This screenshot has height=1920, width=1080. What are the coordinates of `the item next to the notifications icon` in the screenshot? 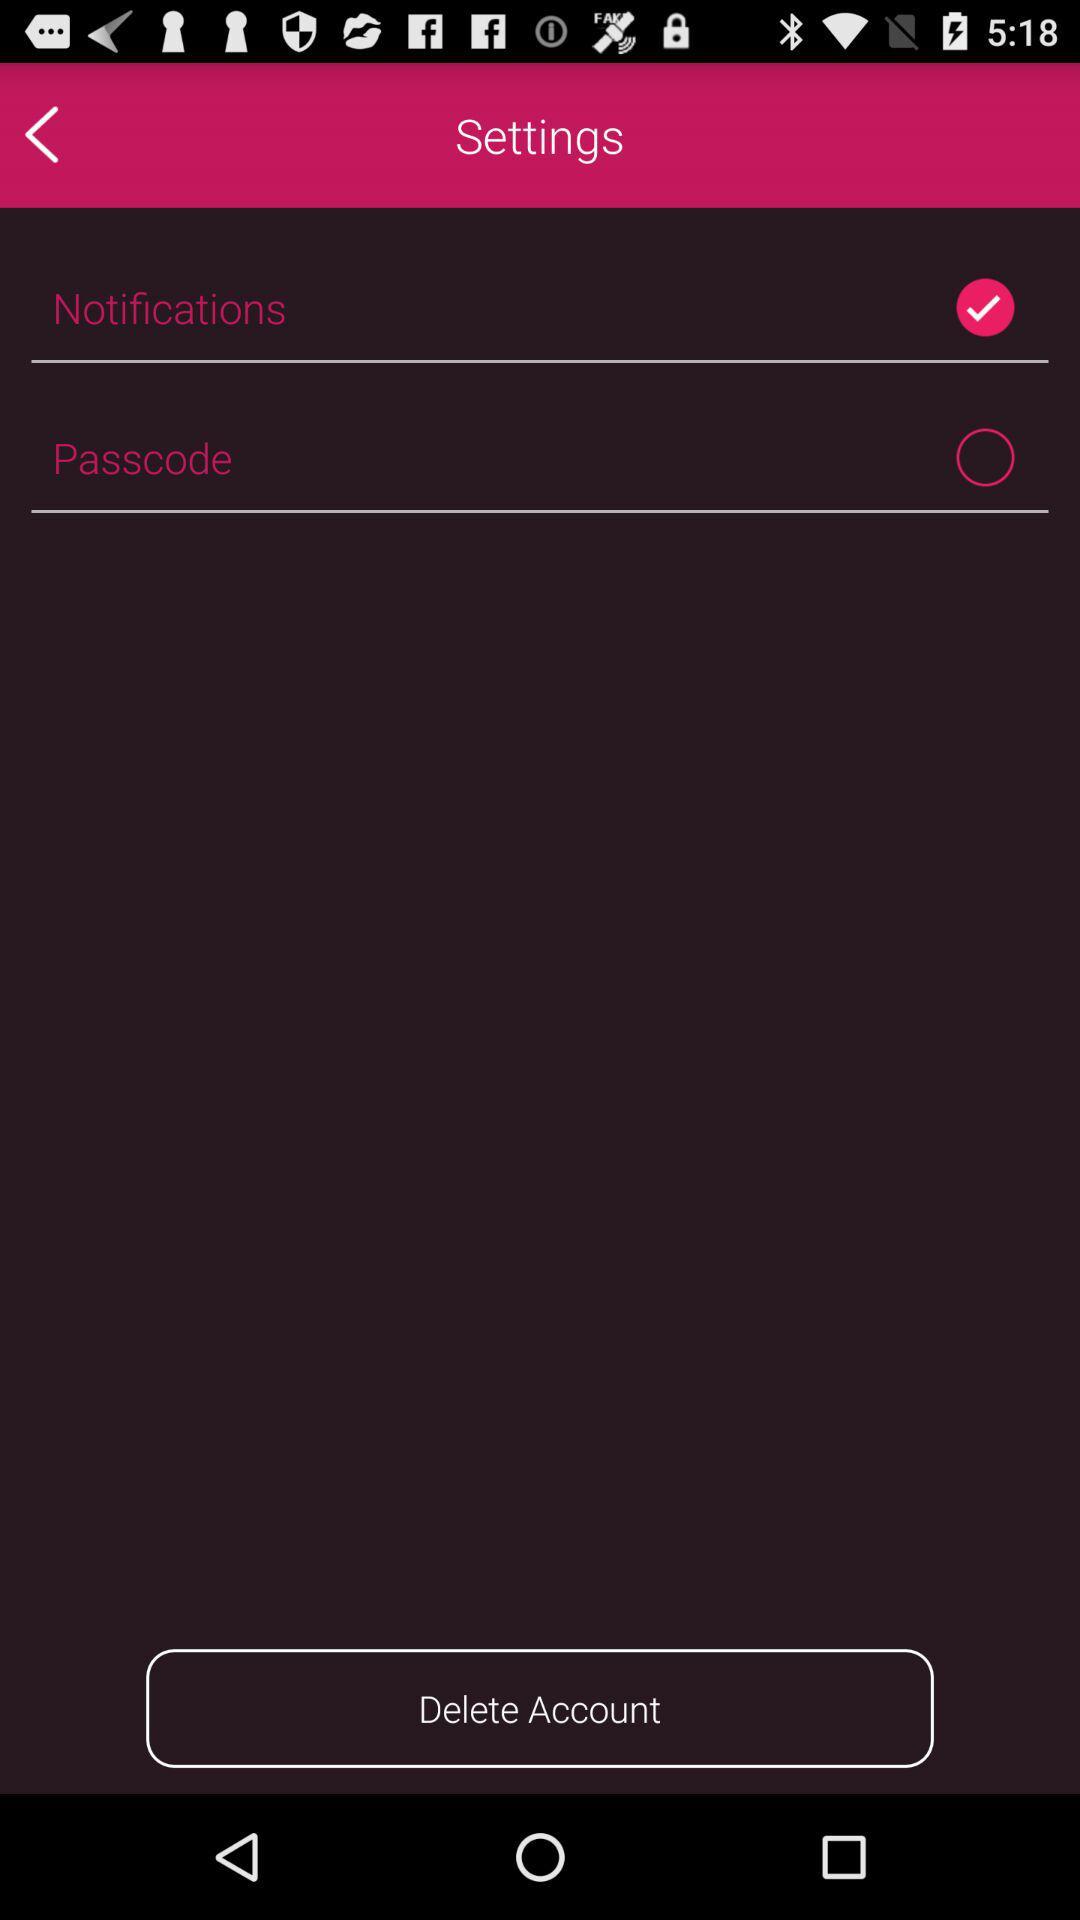 It's located at (984, 306).